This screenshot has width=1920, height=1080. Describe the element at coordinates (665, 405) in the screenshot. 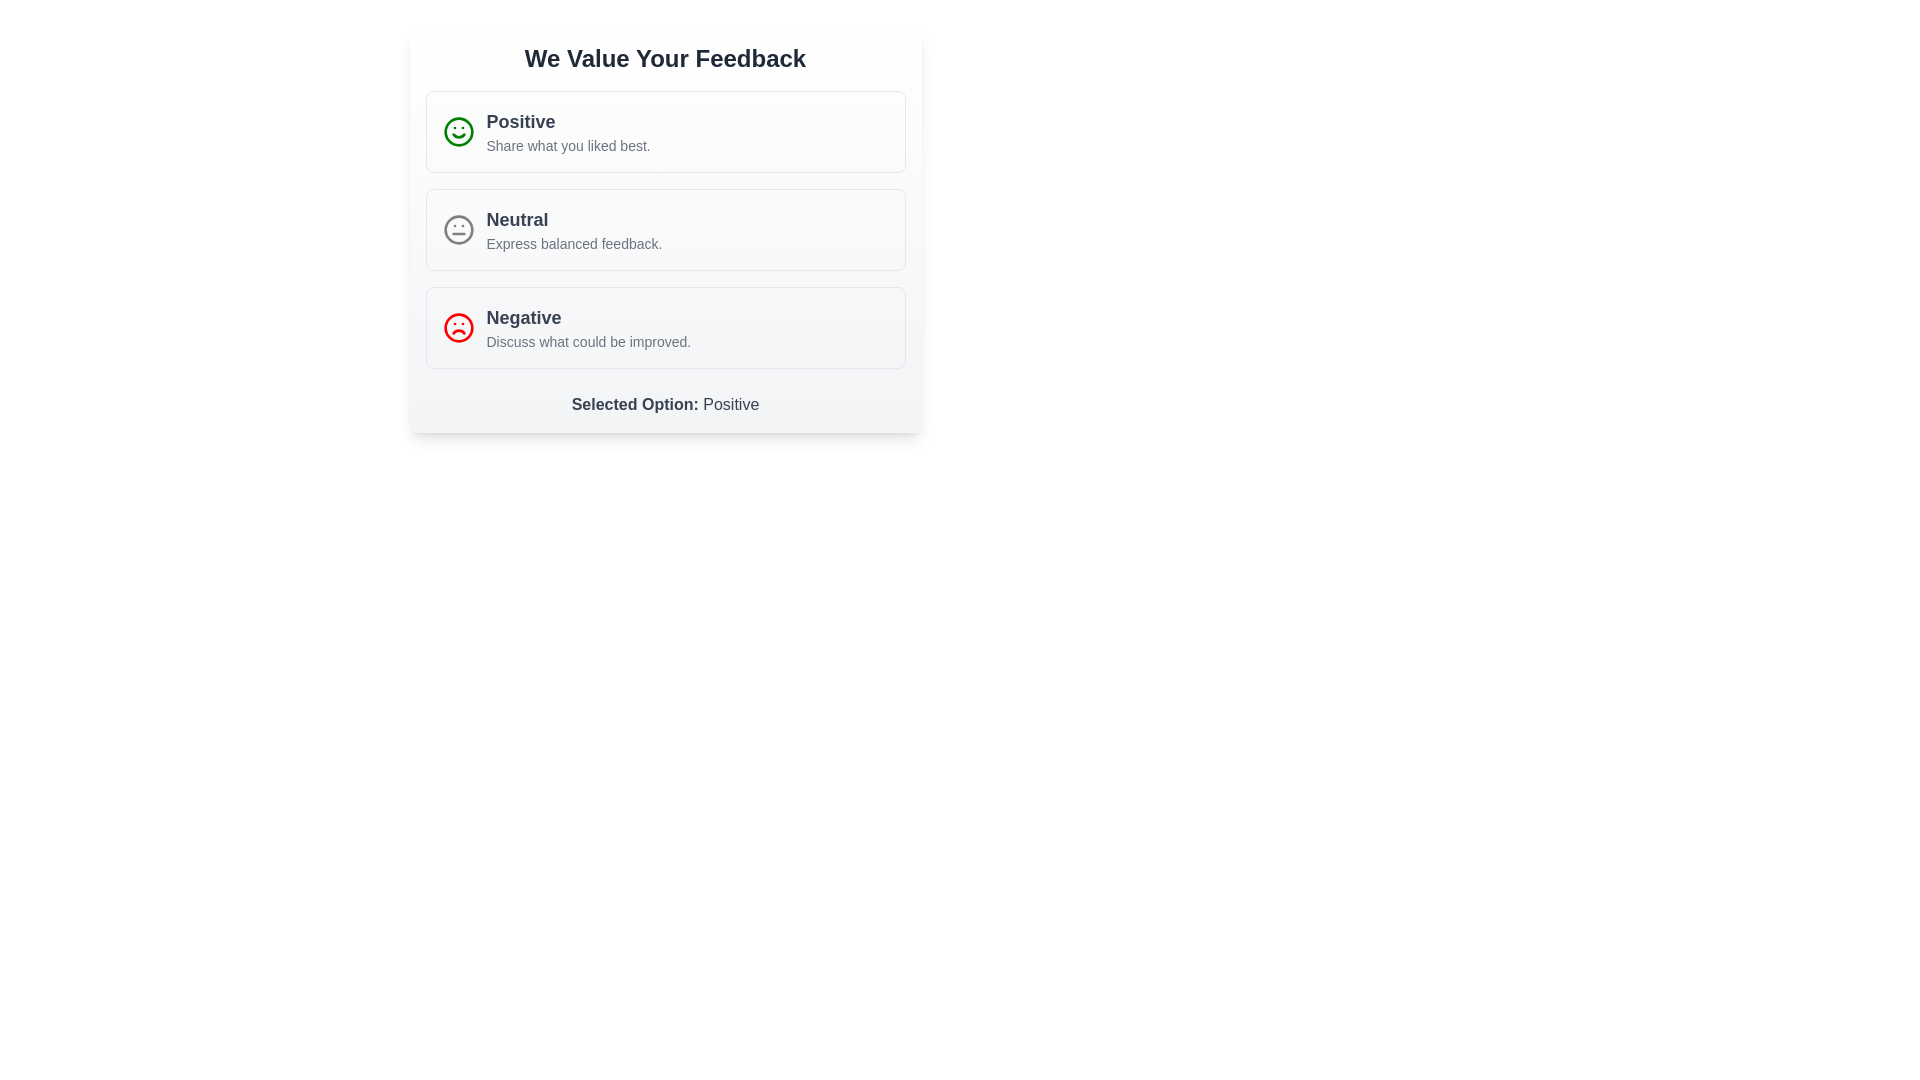

I see `the static text label displaying 'Selected Option: Positive', which is centered below the selectable feedback options` at that location.